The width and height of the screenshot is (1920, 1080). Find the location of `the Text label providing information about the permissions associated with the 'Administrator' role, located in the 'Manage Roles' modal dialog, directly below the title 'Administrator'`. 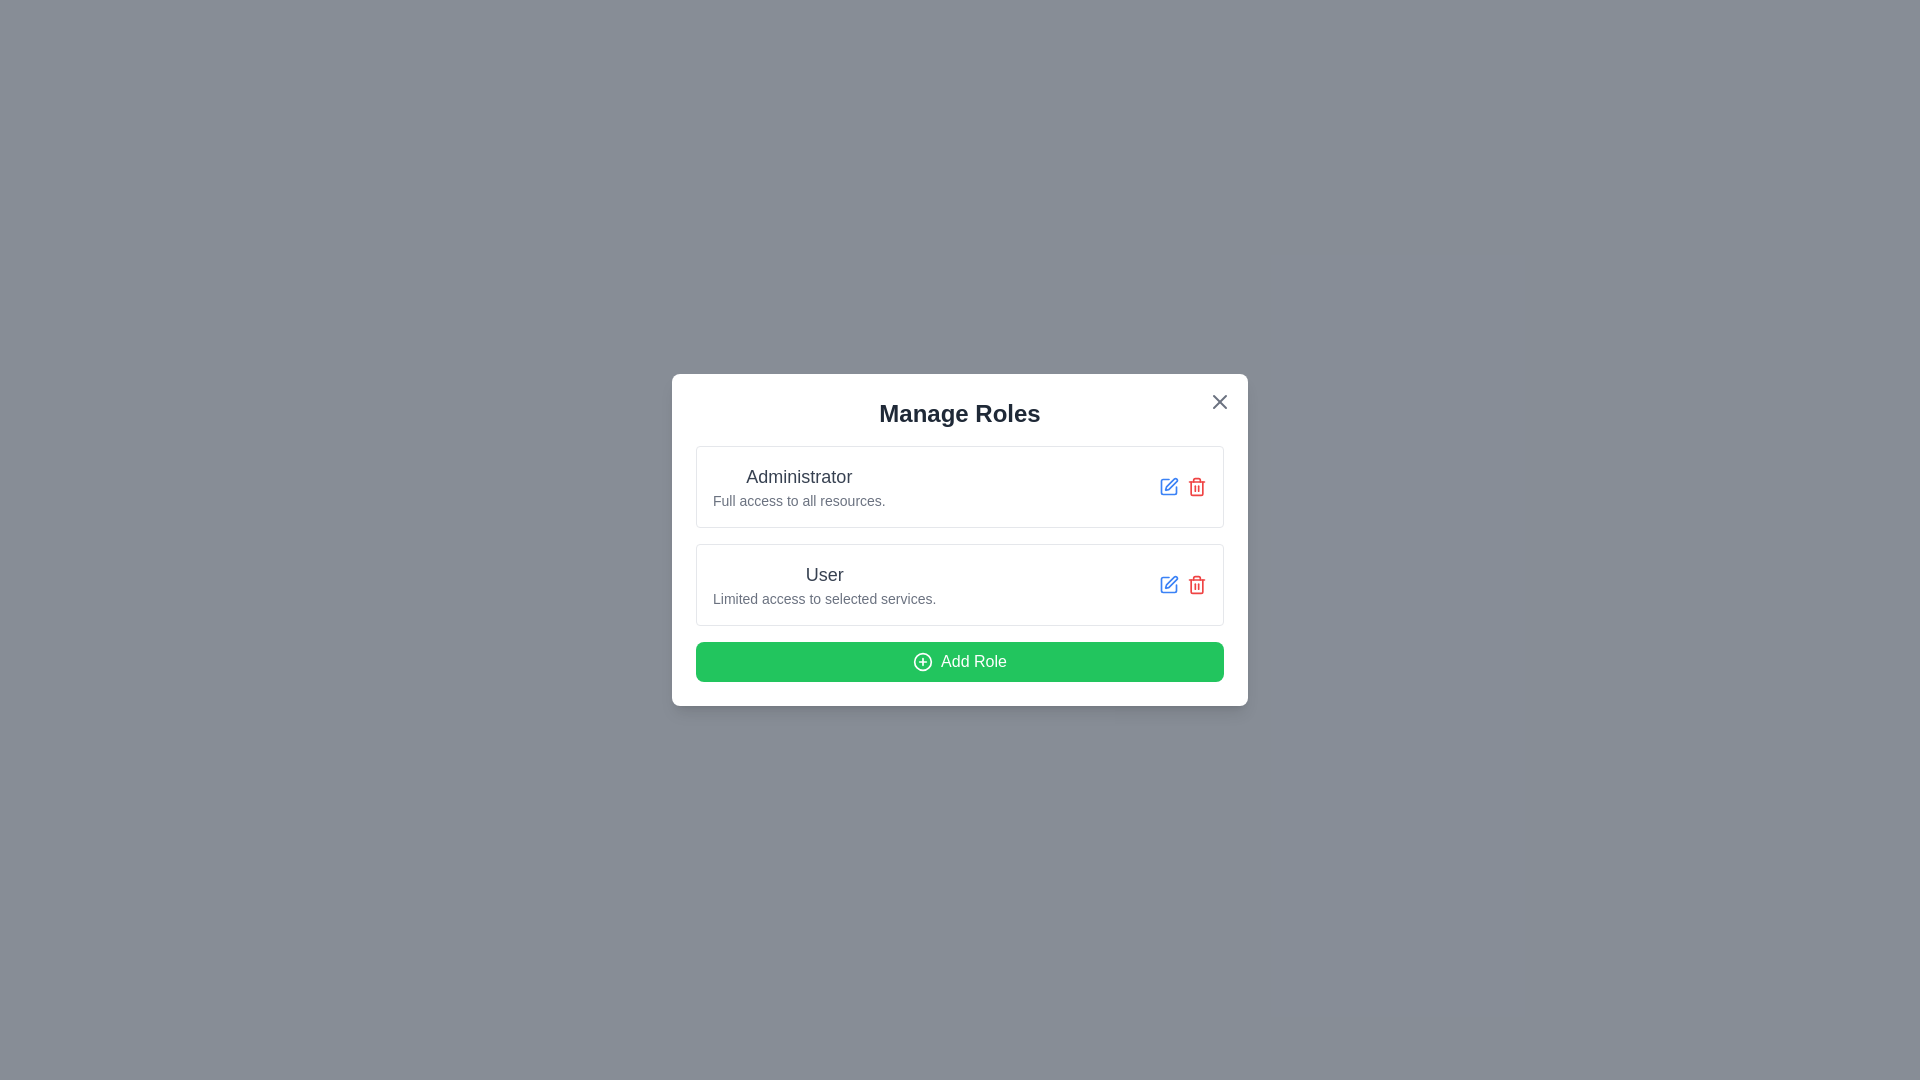

the Text label providing information about the permissions associated with the 'Administrator' role, located in the 'Manage Roles' modal dialog, directly below the title 'Administrator' is located at coordinates (798, 500).